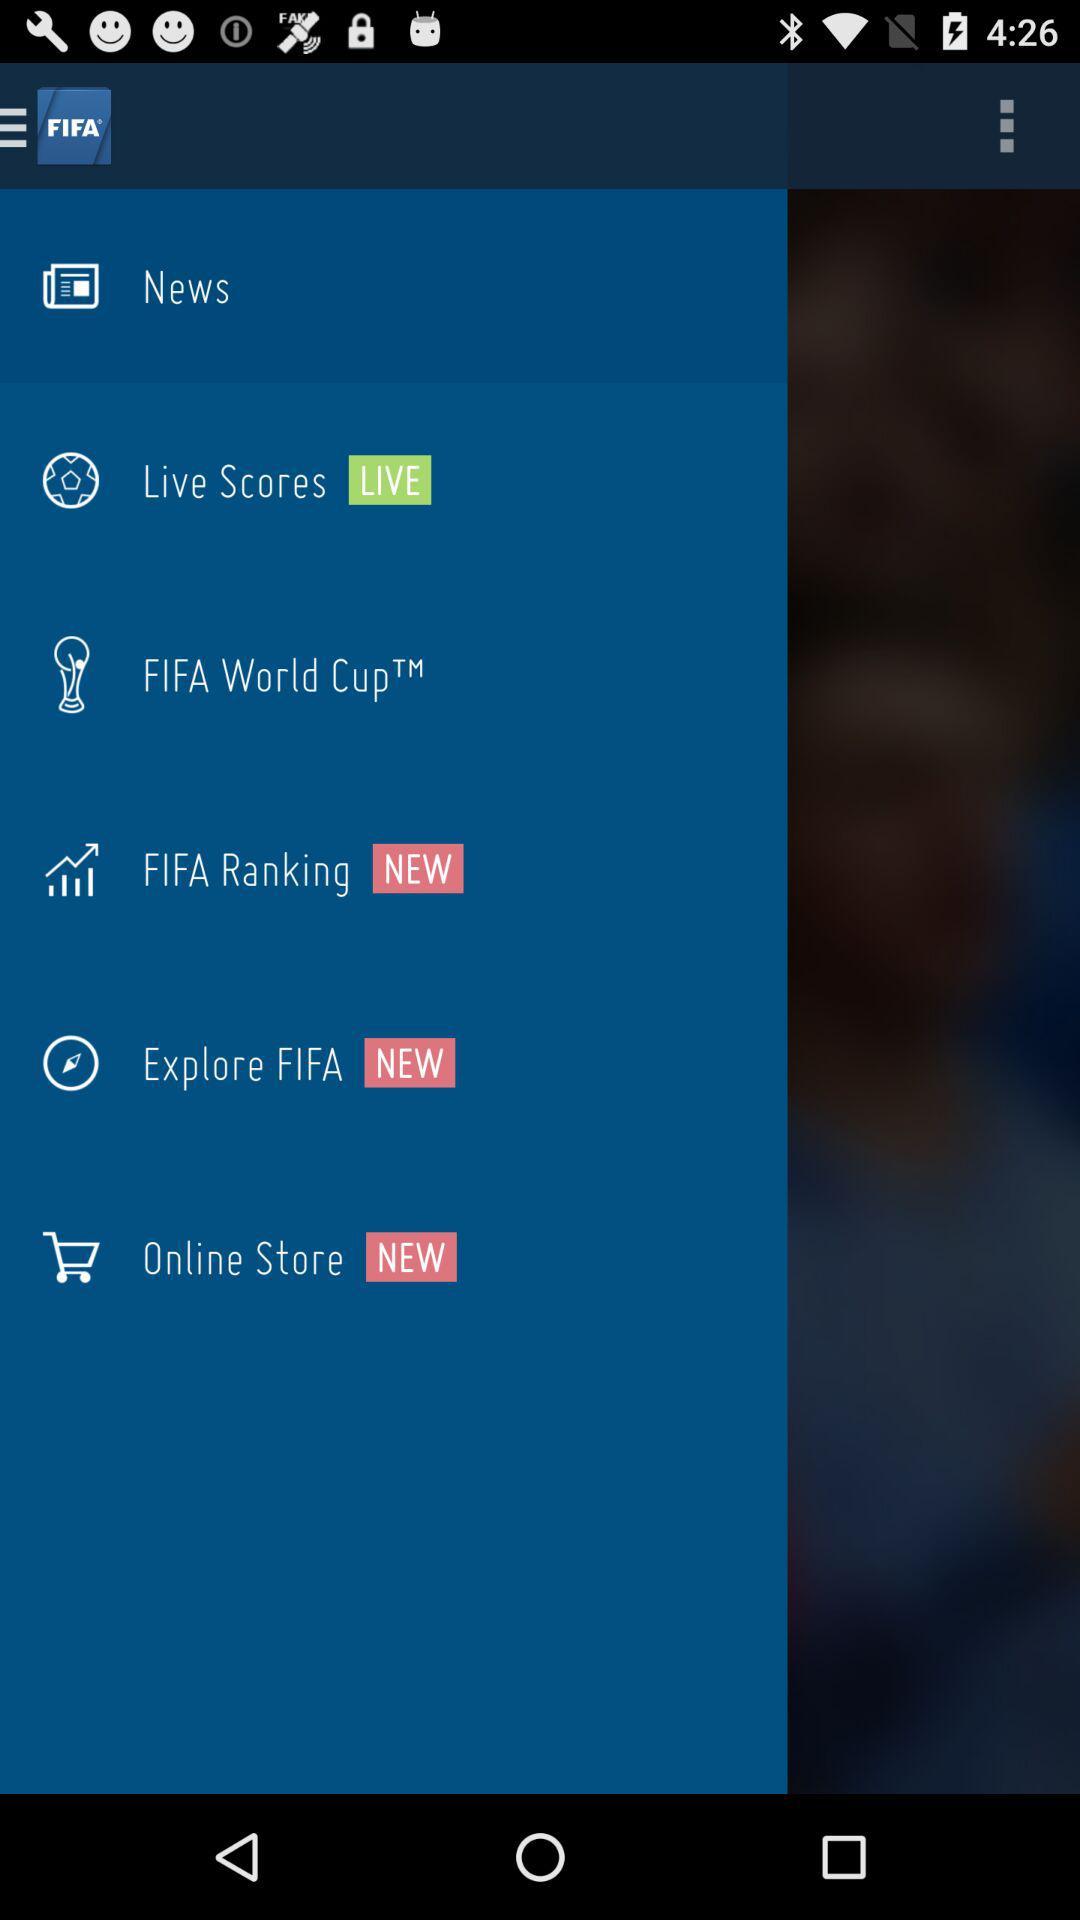 The height and width of the screenshot is (1920, 1080). What do you see at coordinates (242, 1256) in the screenshot?
I see `icon to the left of the new` at bounding box center [242, 1256].